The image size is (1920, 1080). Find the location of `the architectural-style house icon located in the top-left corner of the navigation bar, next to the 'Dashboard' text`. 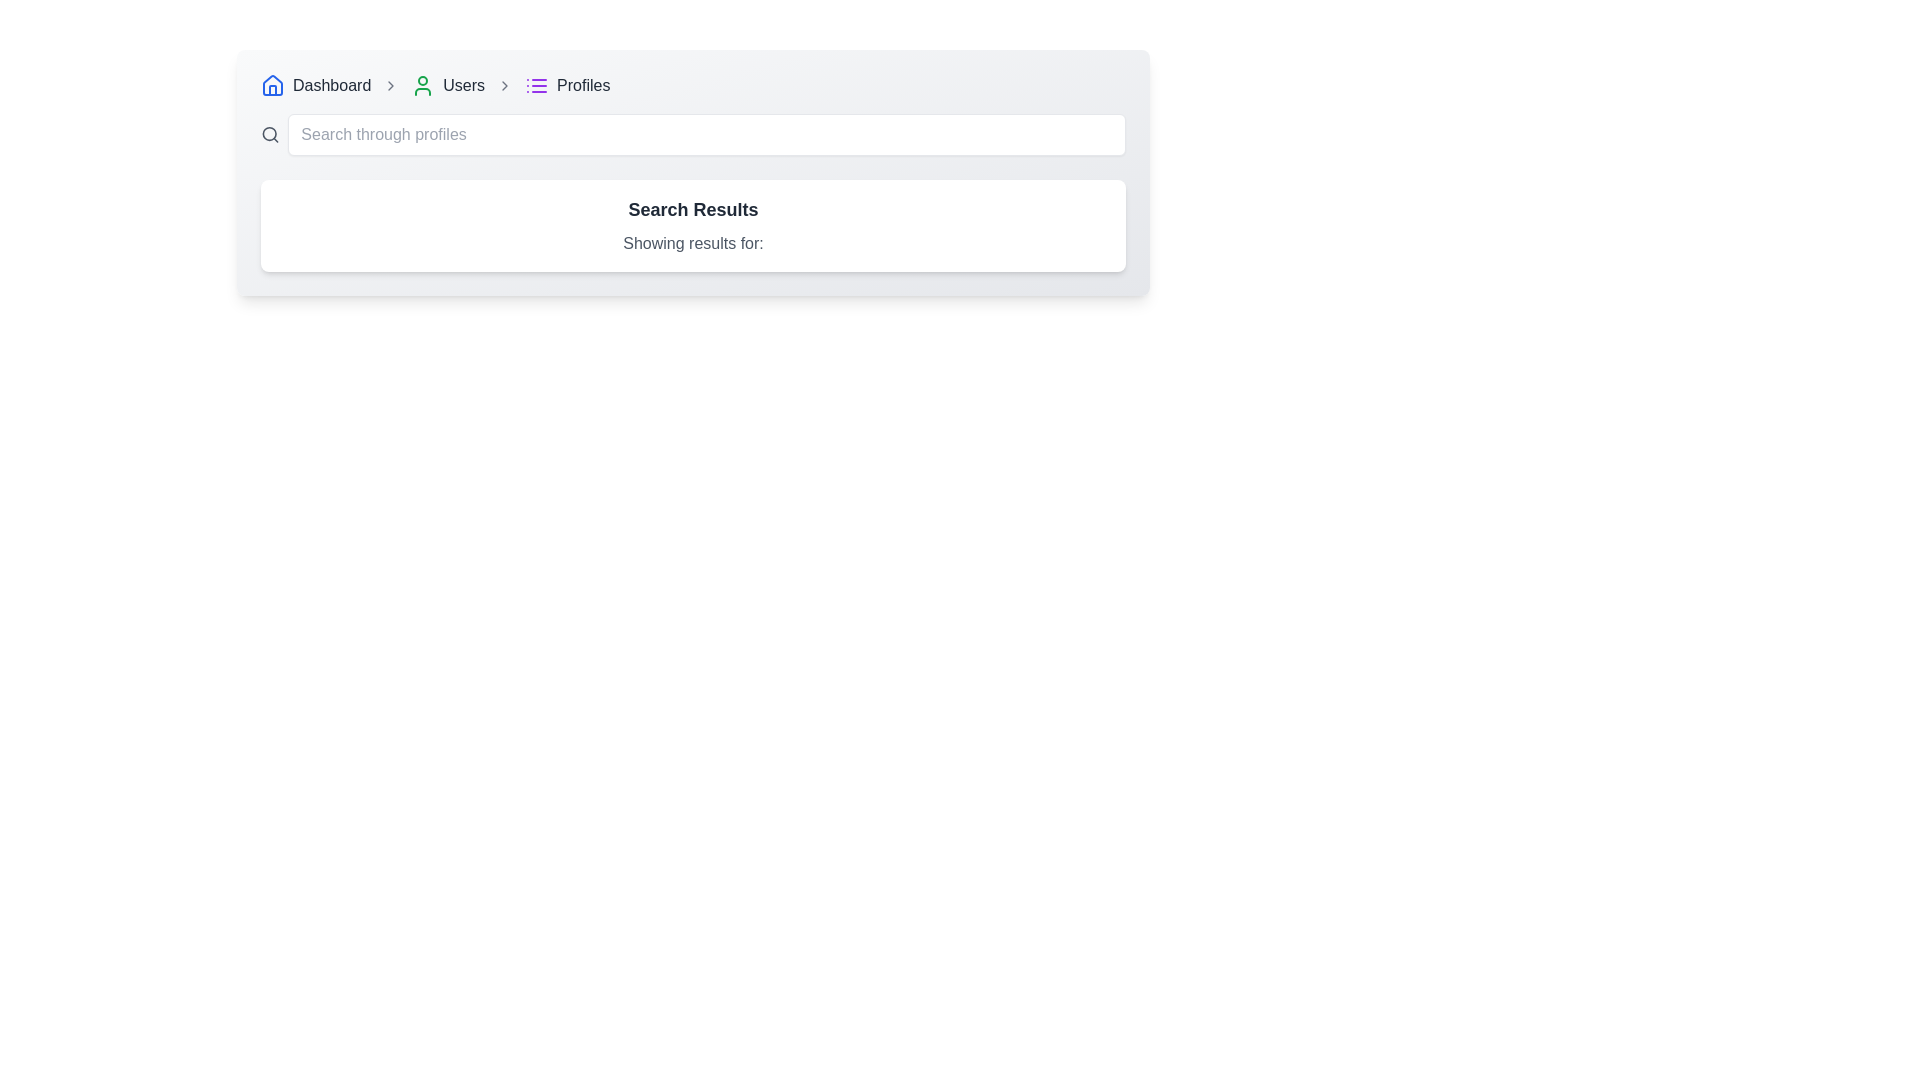

the architectural-style house icon located in the top-left corner of the navigation bar, next to the 'Dashboard' text is located at coordinates (272, 90).